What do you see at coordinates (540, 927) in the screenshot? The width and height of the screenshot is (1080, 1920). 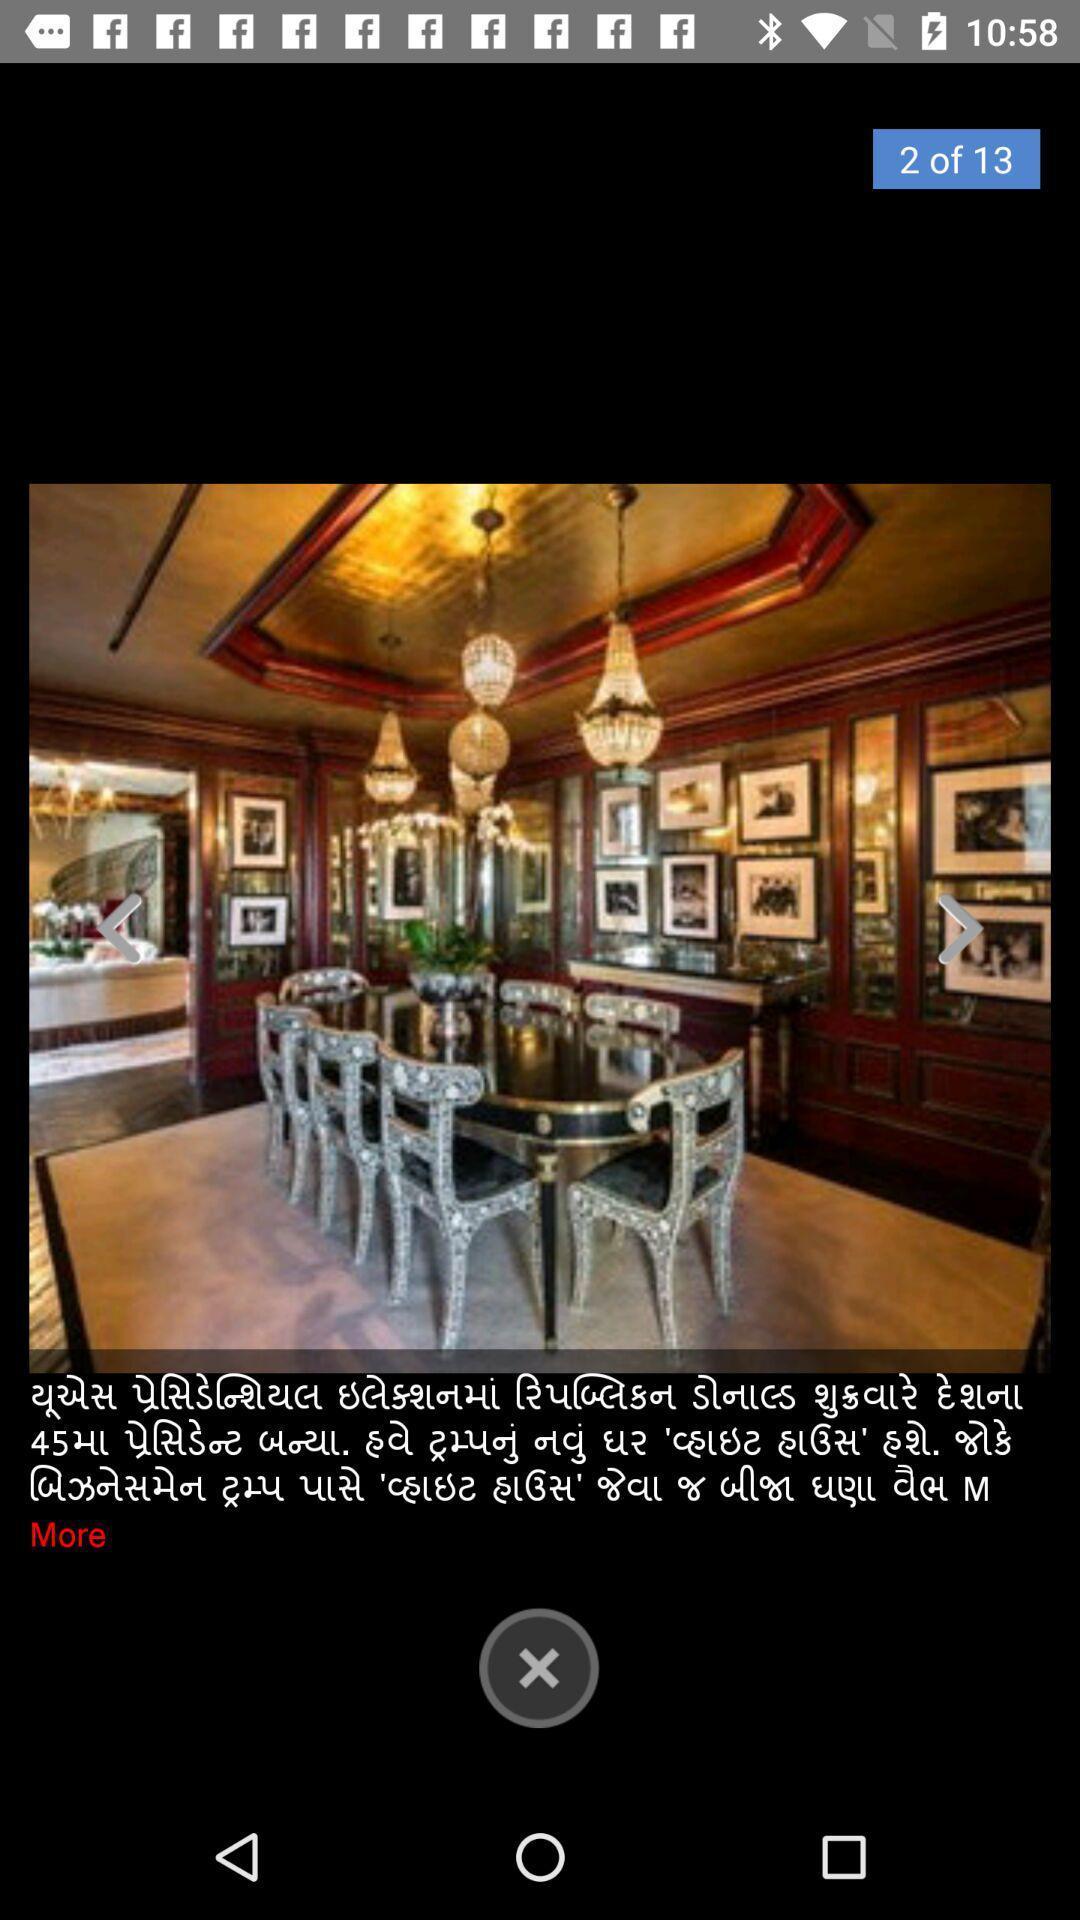 I see `click the page` at bounding box center [540, 927].